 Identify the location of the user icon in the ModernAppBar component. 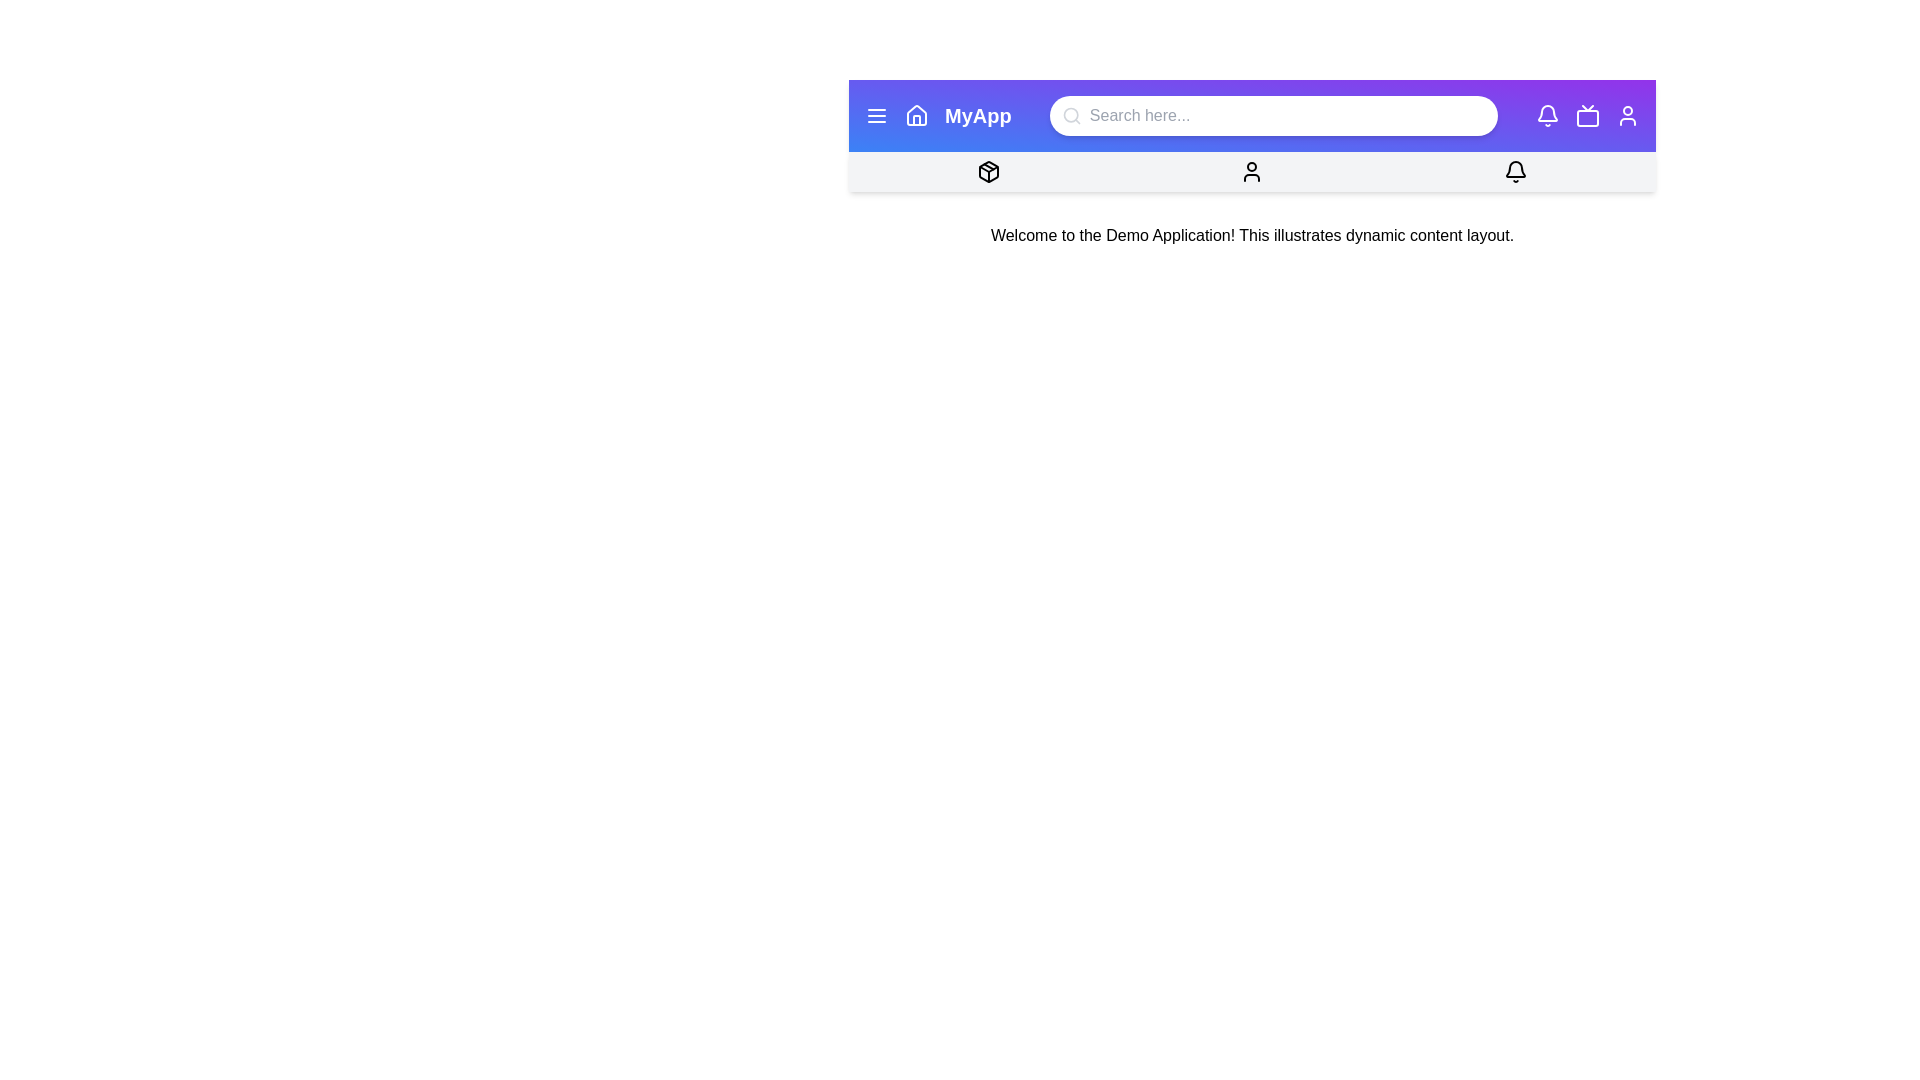
(1627, 115).